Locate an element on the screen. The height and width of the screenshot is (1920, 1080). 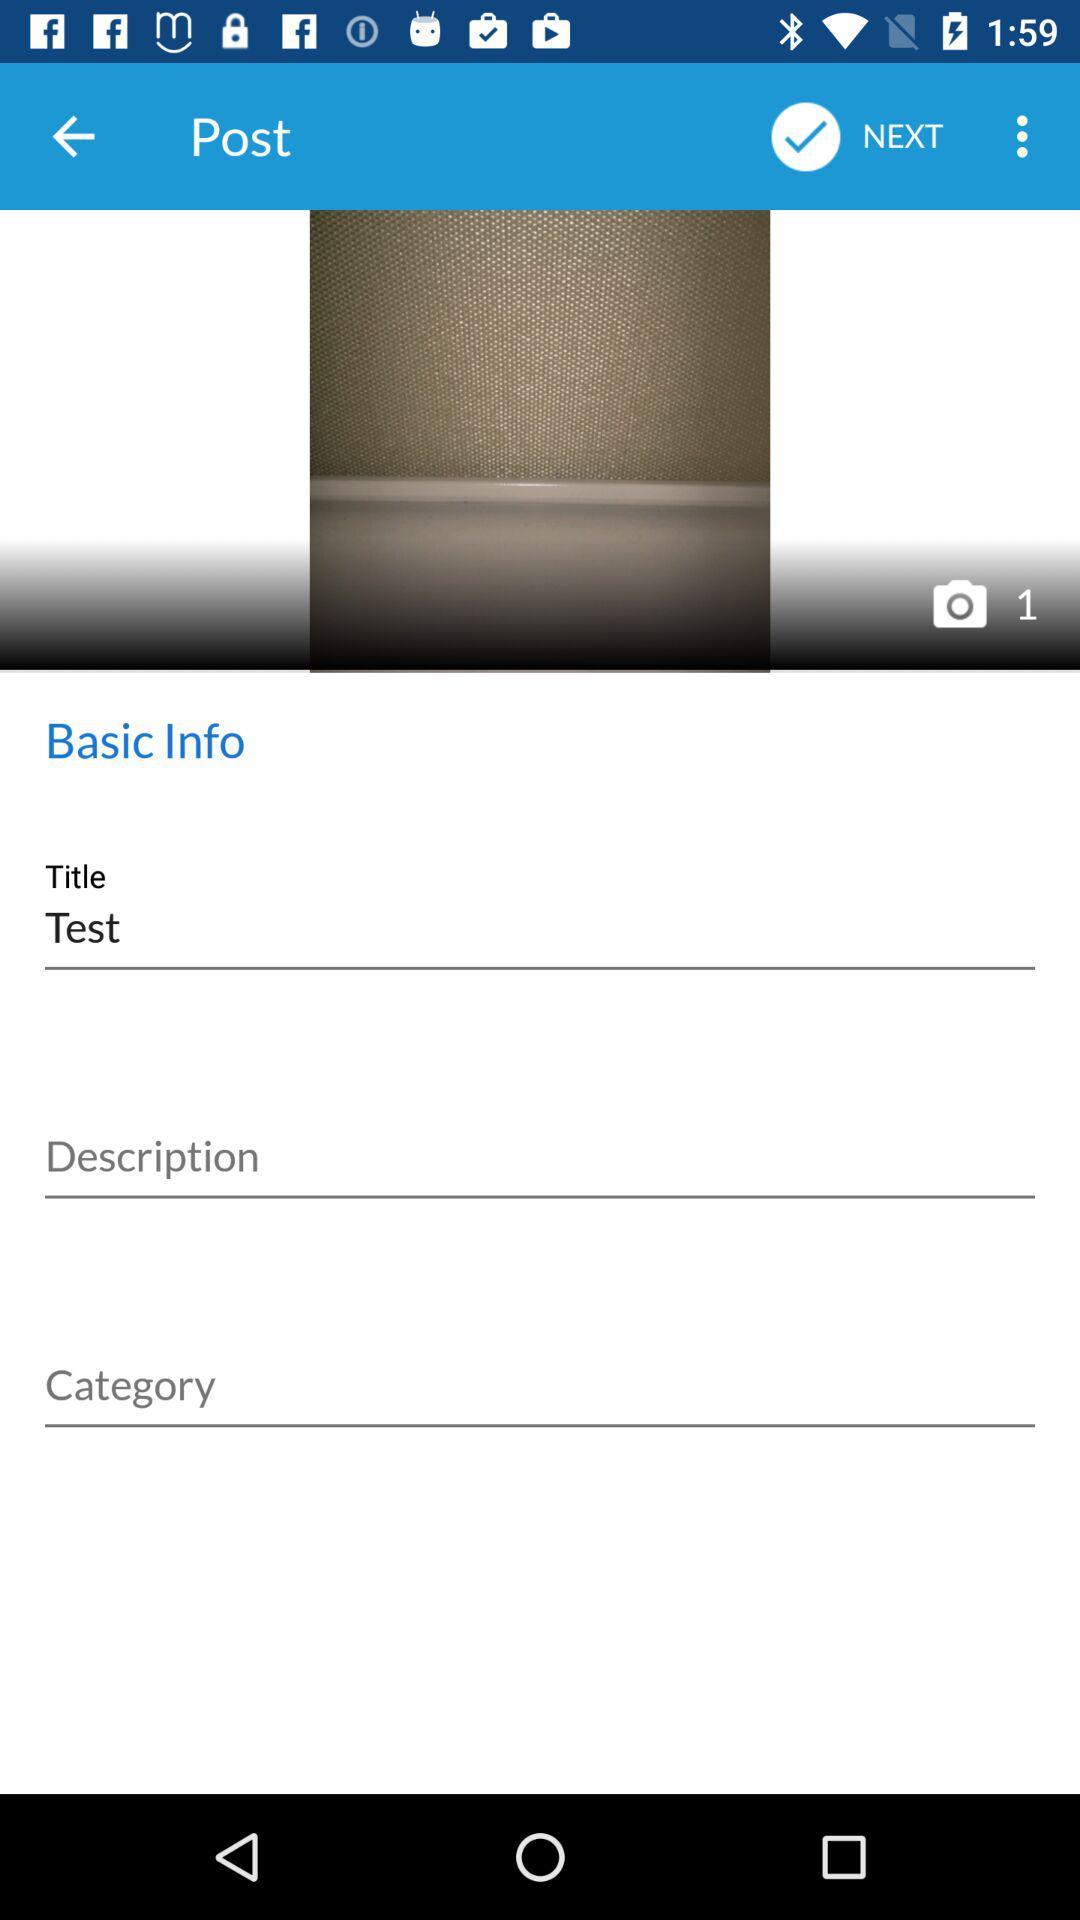
camera icon which is after the image is located at coordinates (959, 603).